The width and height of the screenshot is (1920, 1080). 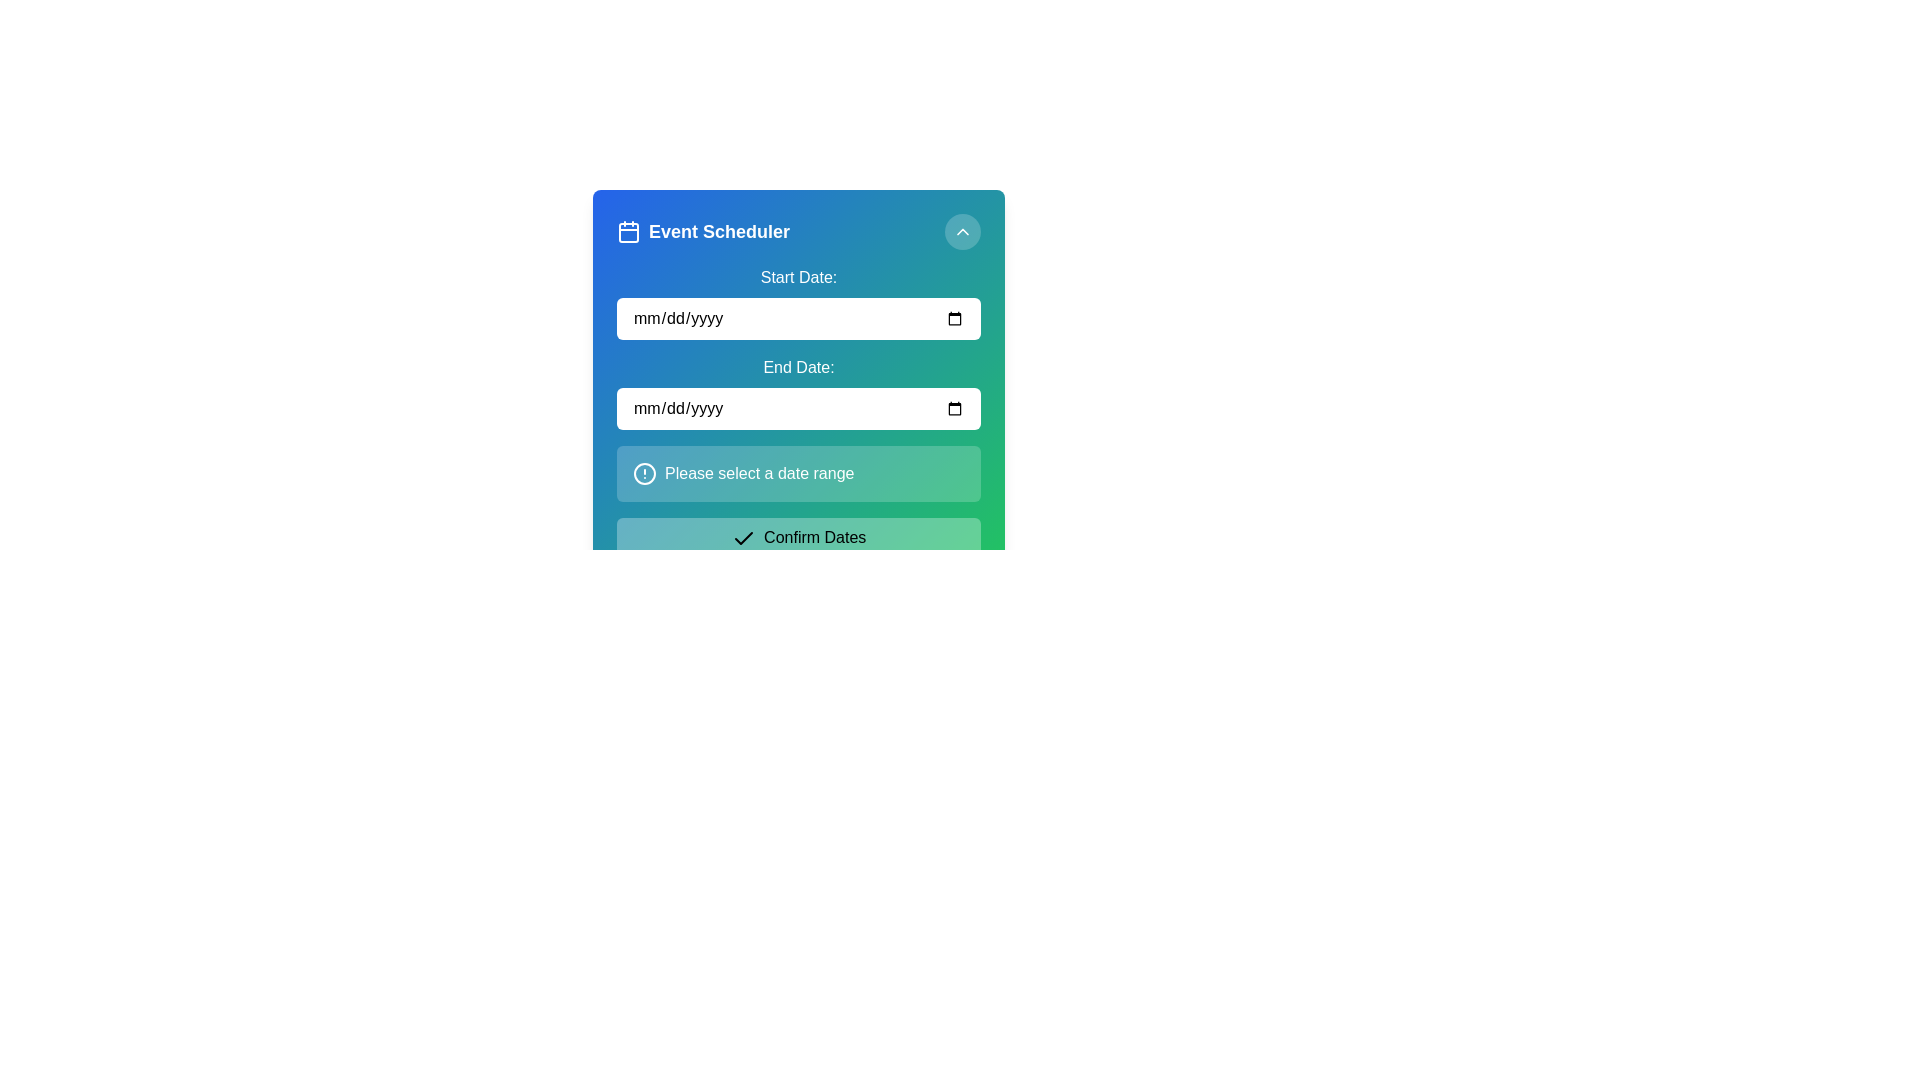 What do you see at coordinates (644, 474) in the screenshot?
I see `the small circular icon located to the left of the text 'Please select a date range', which features an outlined circle and a dot inside, within a notification component` at bounding box center [644, 474].